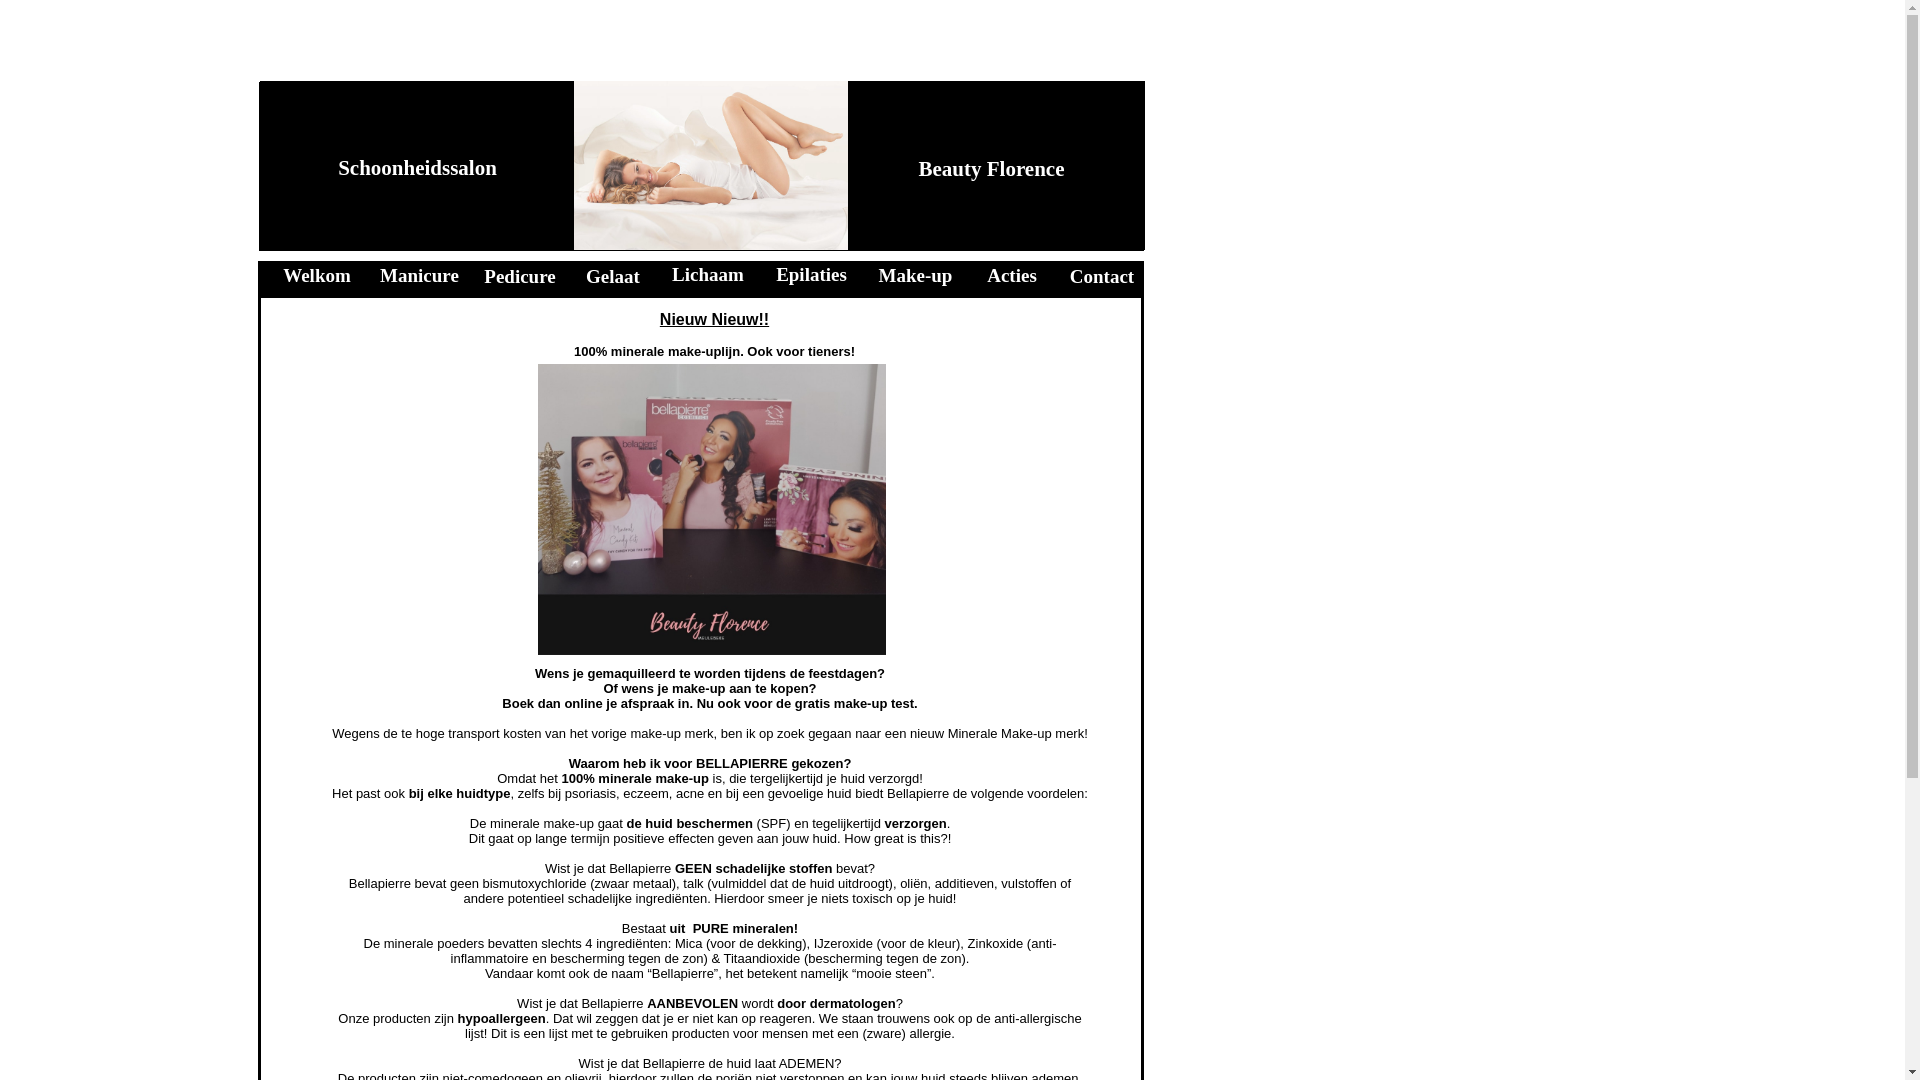 Image resolution: width=1920 pixels, height=1080 pixels. What do you see at coordinates (519, 276) in the screenshot?
I see `'Pedicure'` at bounding box center [519, 276].